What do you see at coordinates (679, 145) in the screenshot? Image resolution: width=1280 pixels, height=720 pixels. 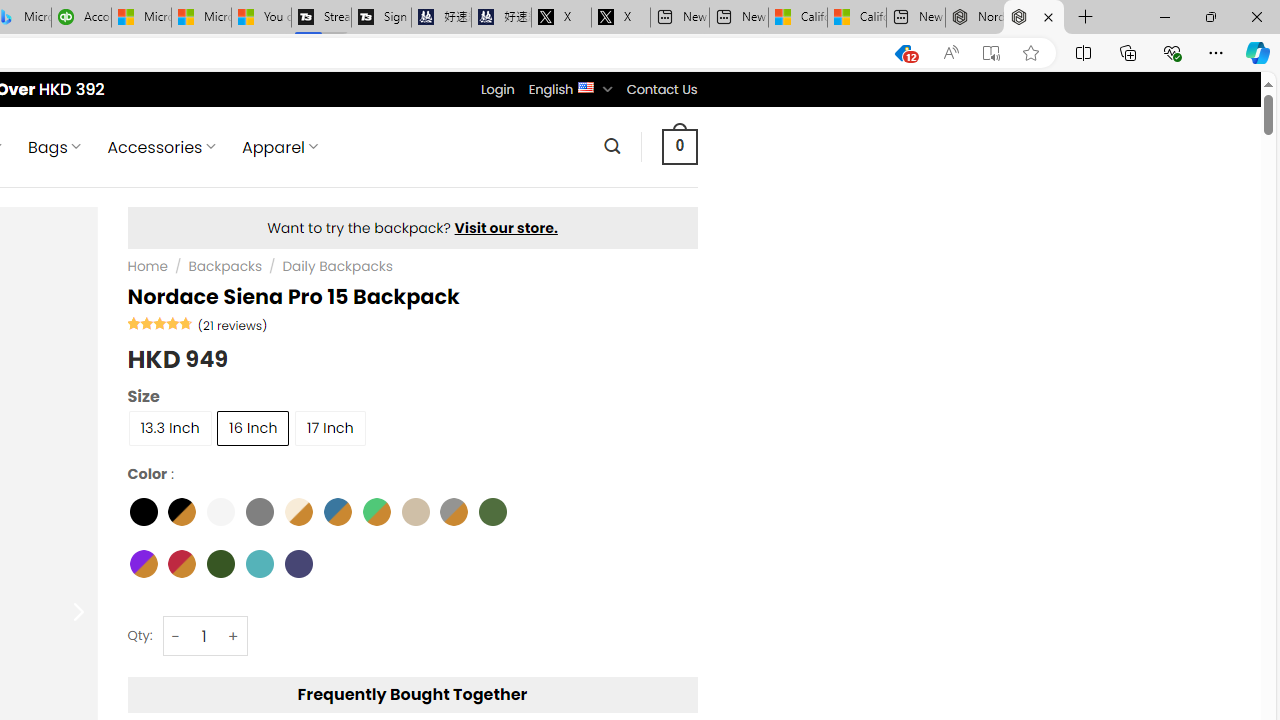 I see `' 0 '` at bounding box center [679, 145].